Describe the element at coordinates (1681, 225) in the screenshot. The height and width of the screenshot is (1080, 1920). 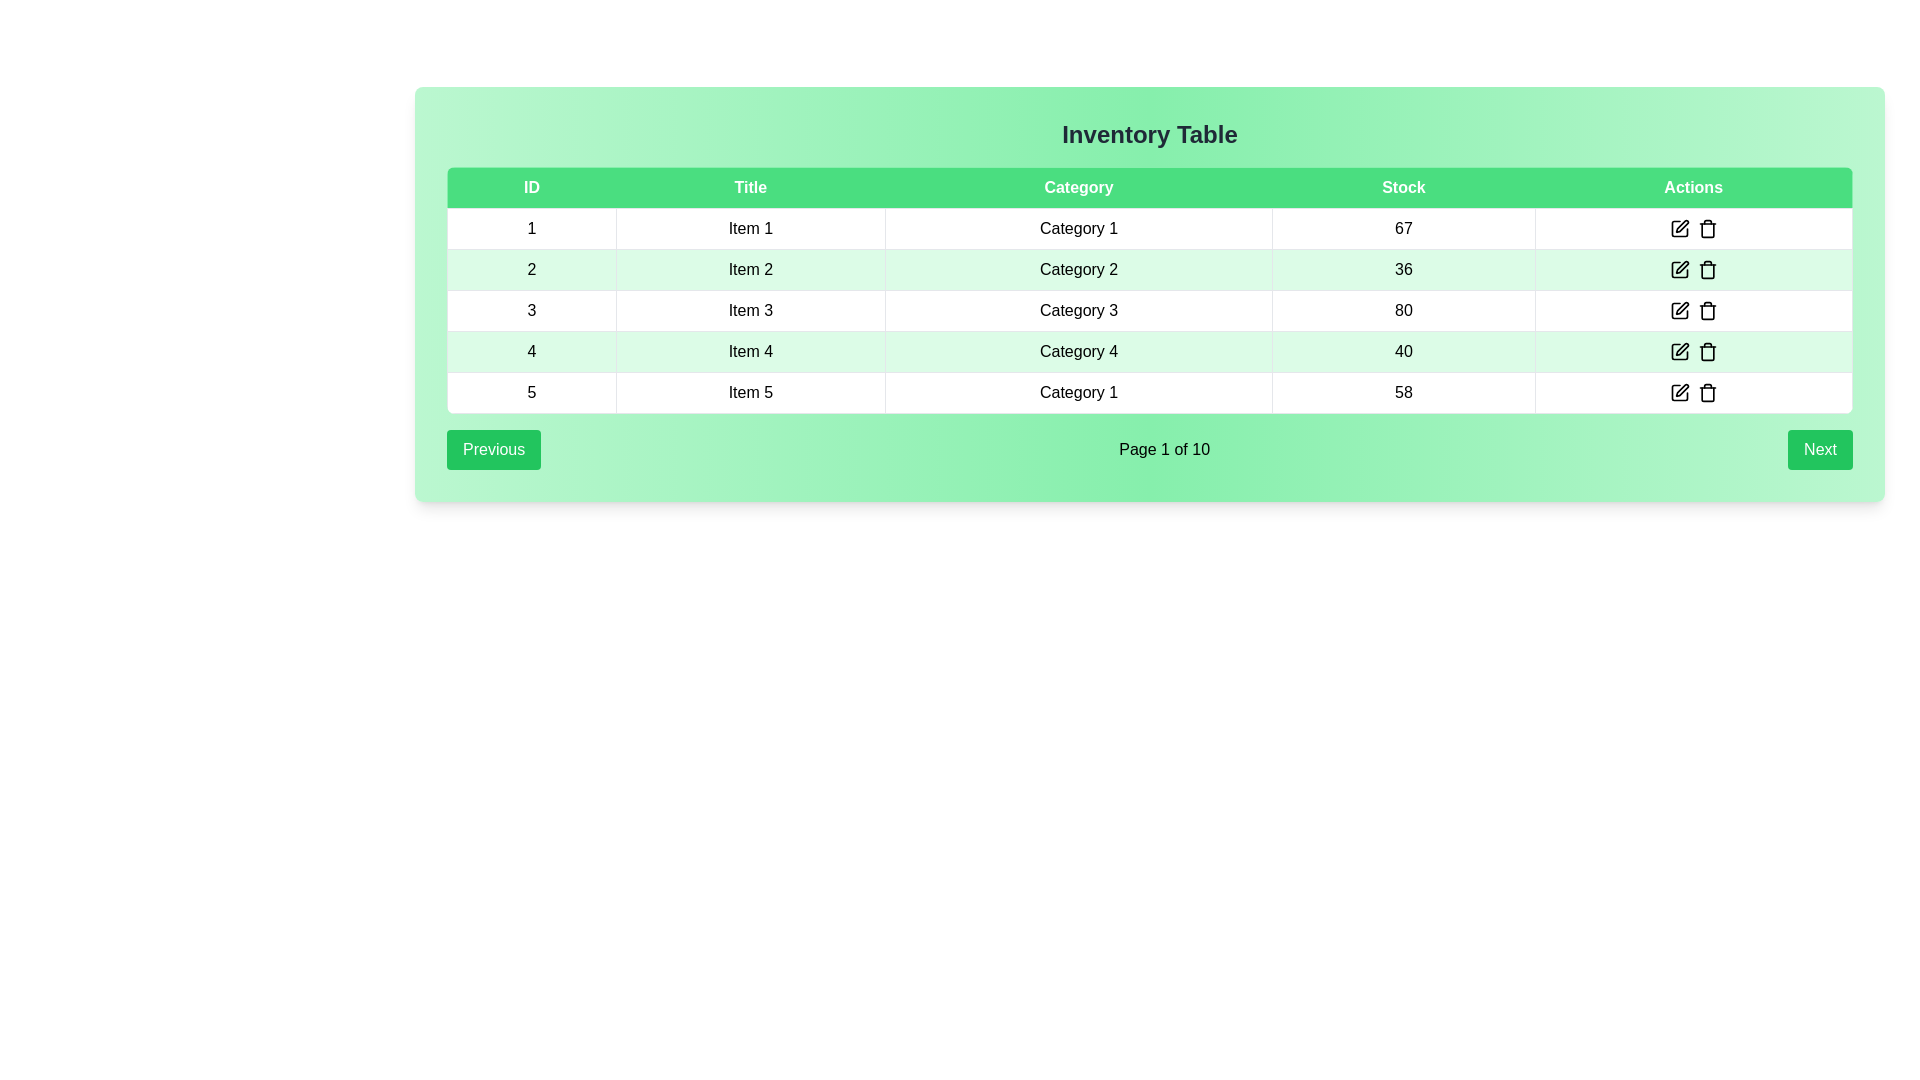
I see `the pencil icon in the 'Actions' column of the first row in the inventory table` at that location.